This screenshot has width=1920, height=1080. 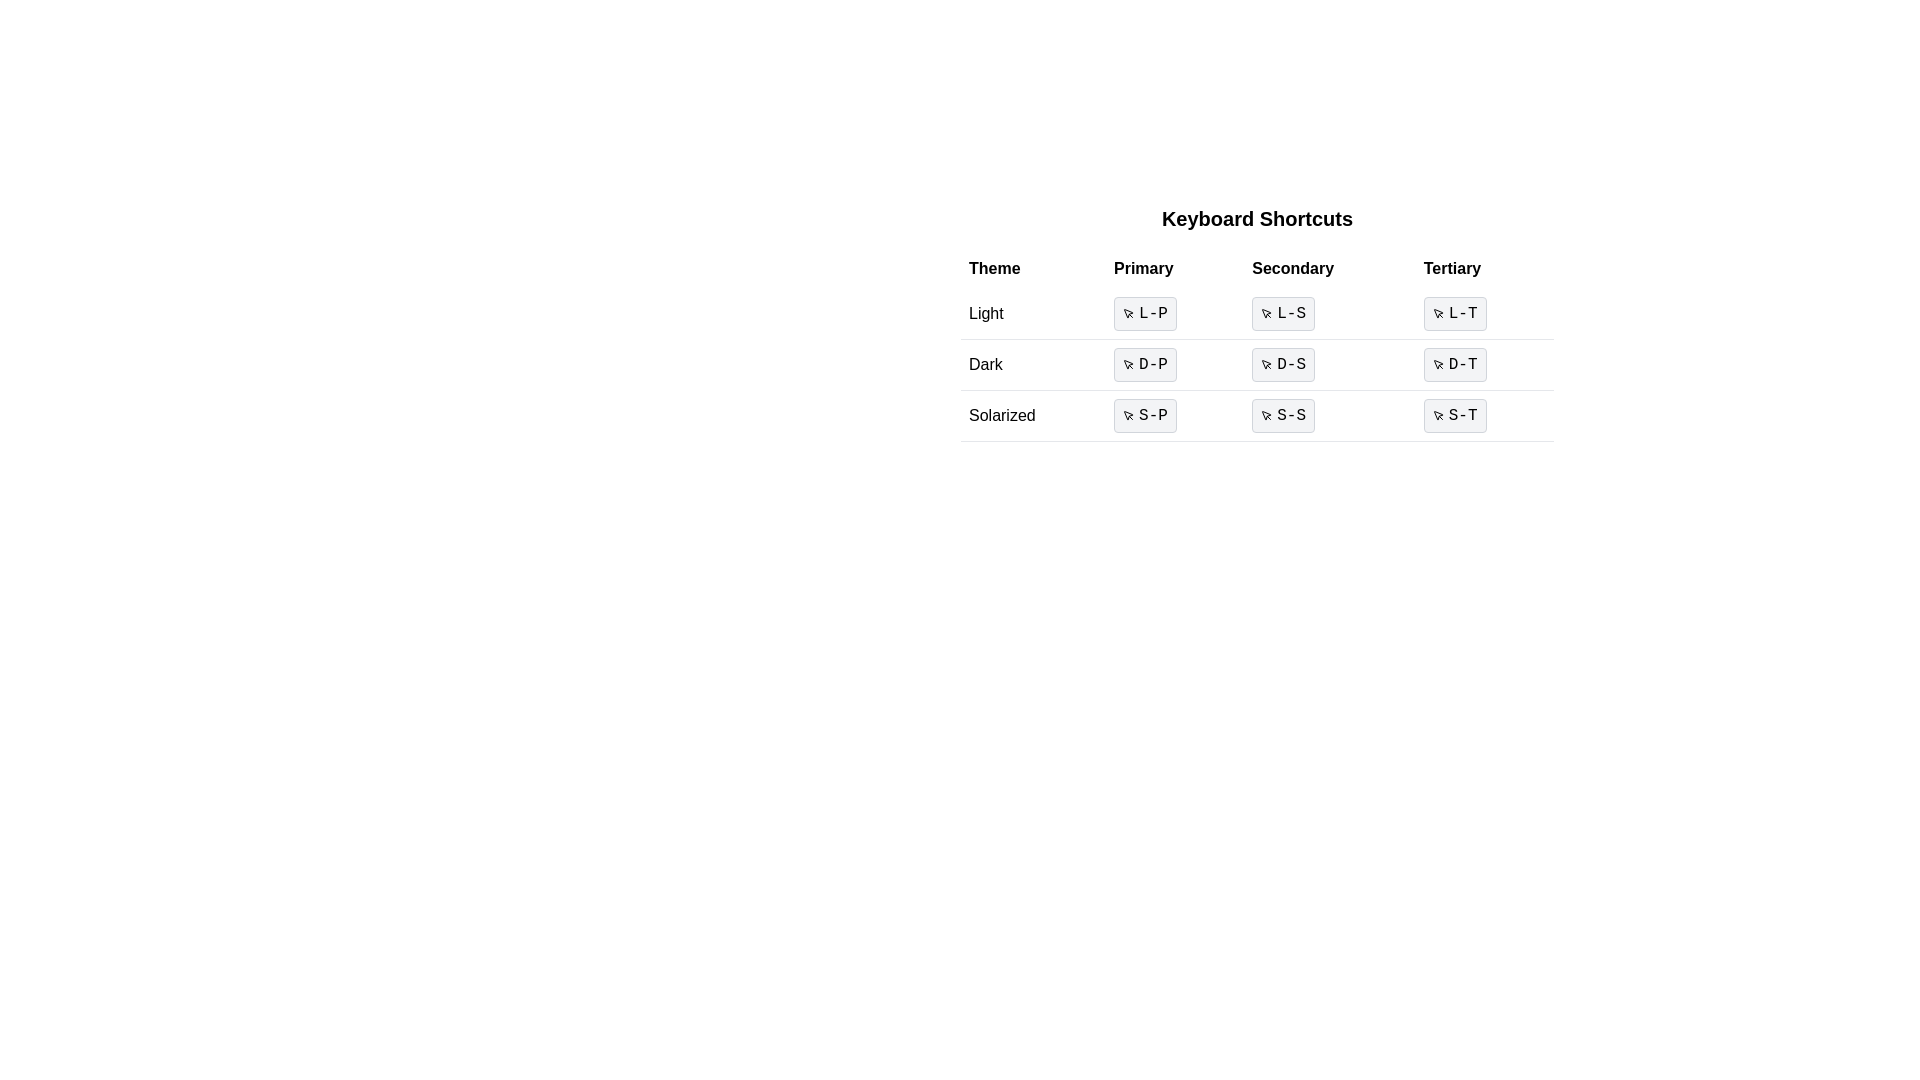 I want to click on the non-interactive text label displaying the keyboard shortcut 'S-T' in the third column of the last row within the 'Keyboard Shortcuts' grid, so click(x=1463, y=415).